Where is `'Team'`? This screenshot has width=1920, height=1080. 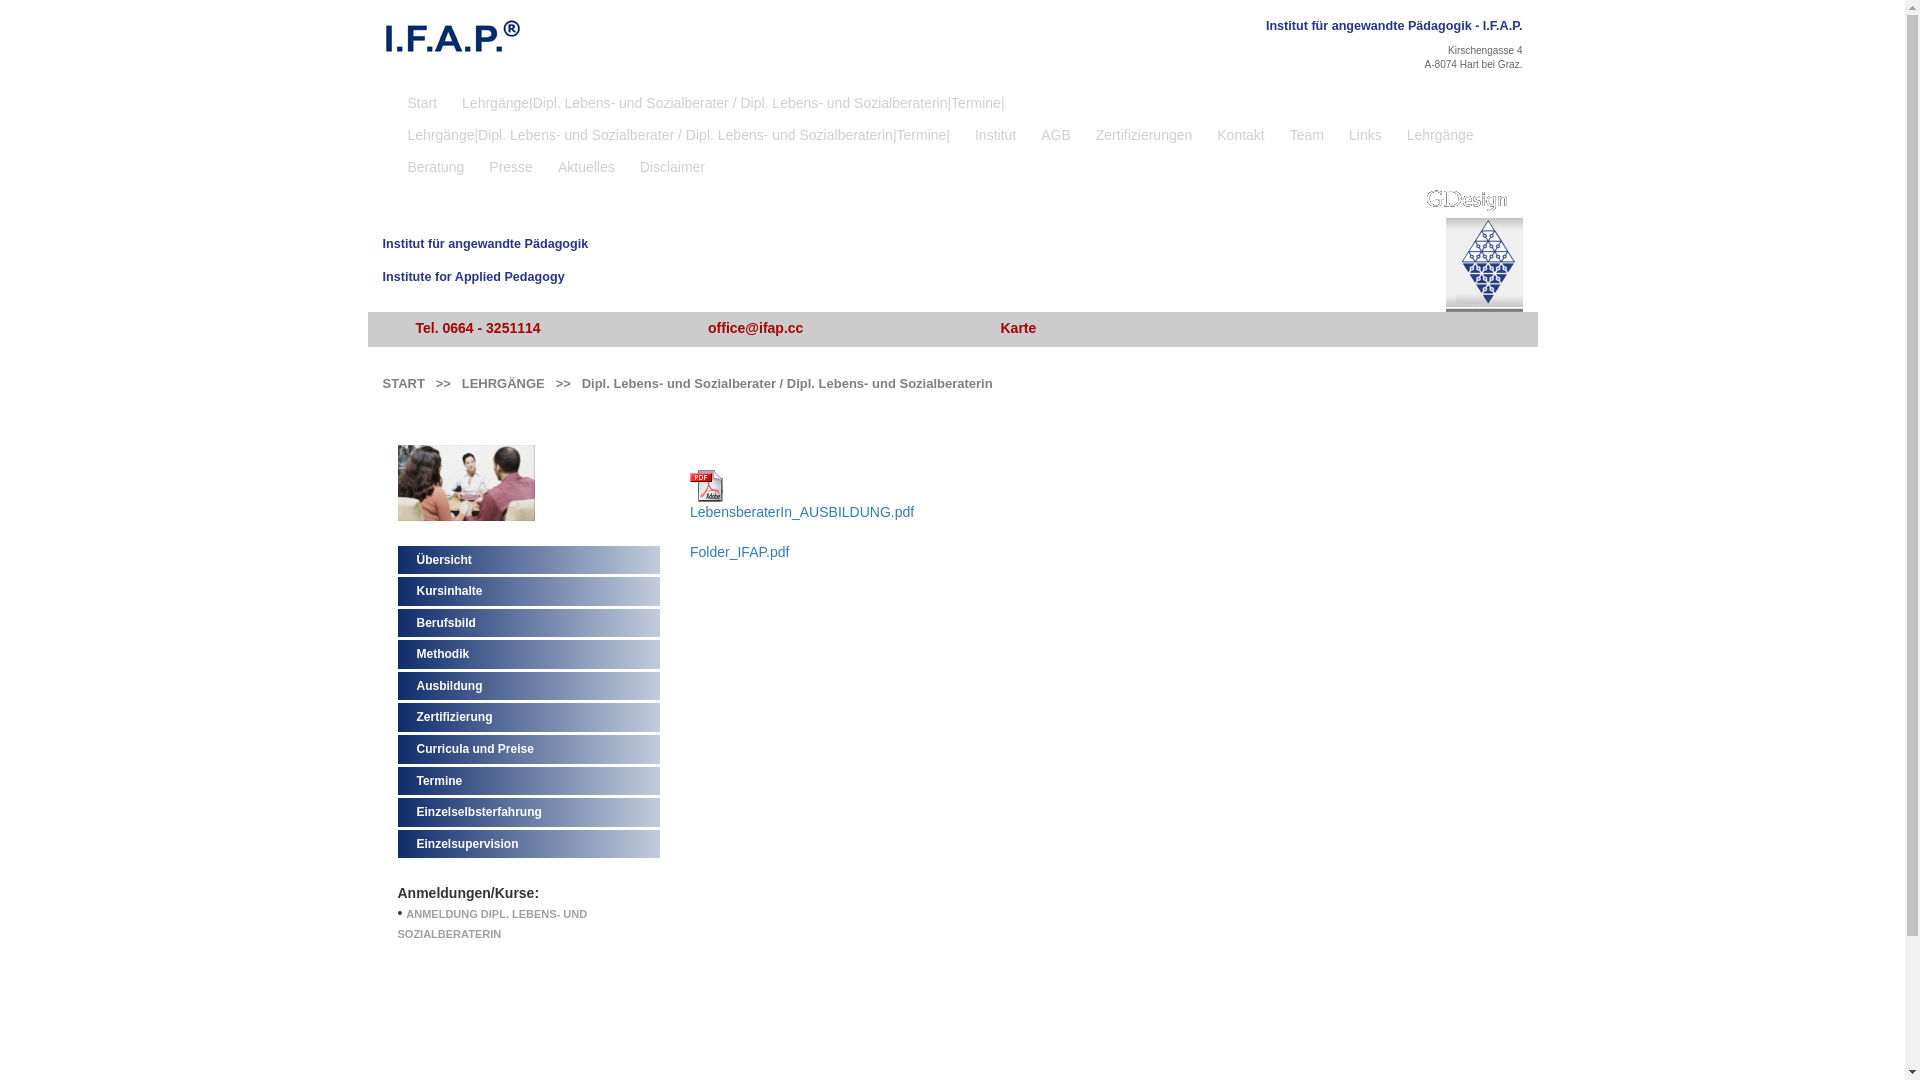
'Team' is located at coordinates (1309, 131).